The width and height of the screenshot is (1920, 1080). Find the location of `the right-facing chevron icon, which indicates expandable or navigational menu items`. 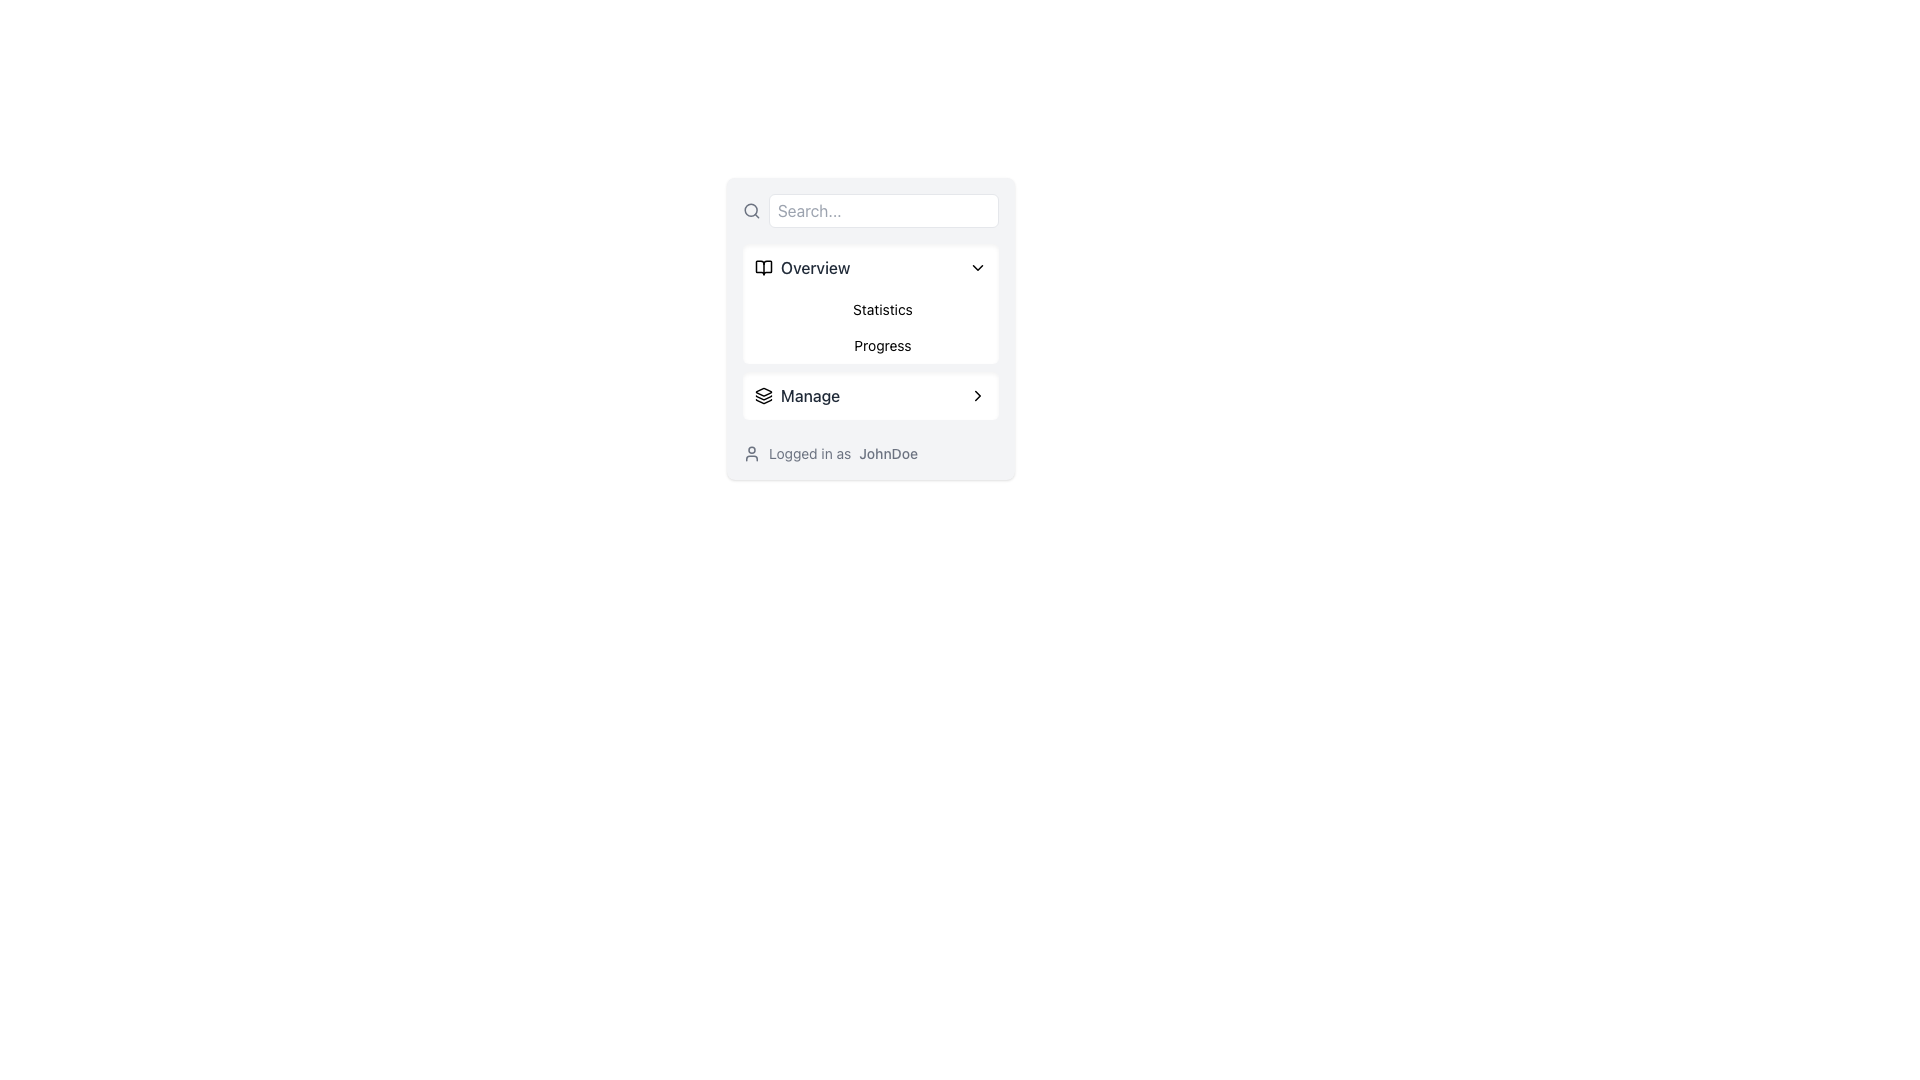

the right-facing chevron icon, which indicates expandable or navigational menu items is located at coordinates (978, 396).